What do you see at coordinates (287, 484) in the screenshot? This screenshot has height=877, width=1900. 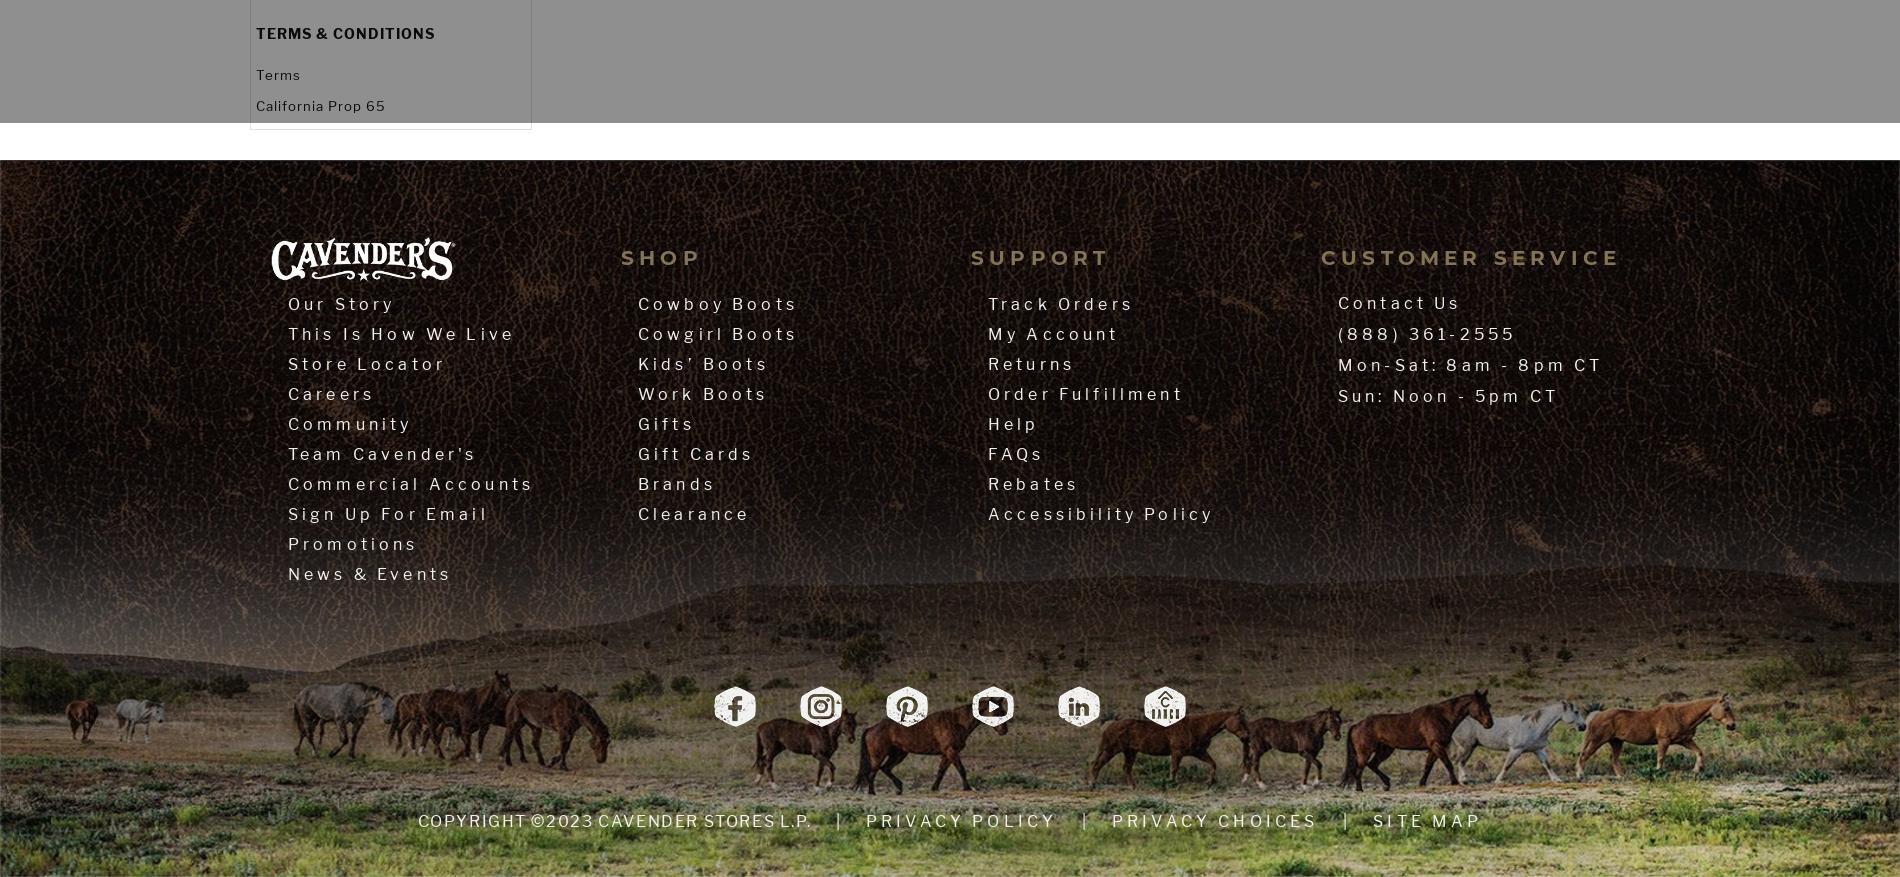 I see `'Commercial Accounts'` at bounding box center [287, 484].